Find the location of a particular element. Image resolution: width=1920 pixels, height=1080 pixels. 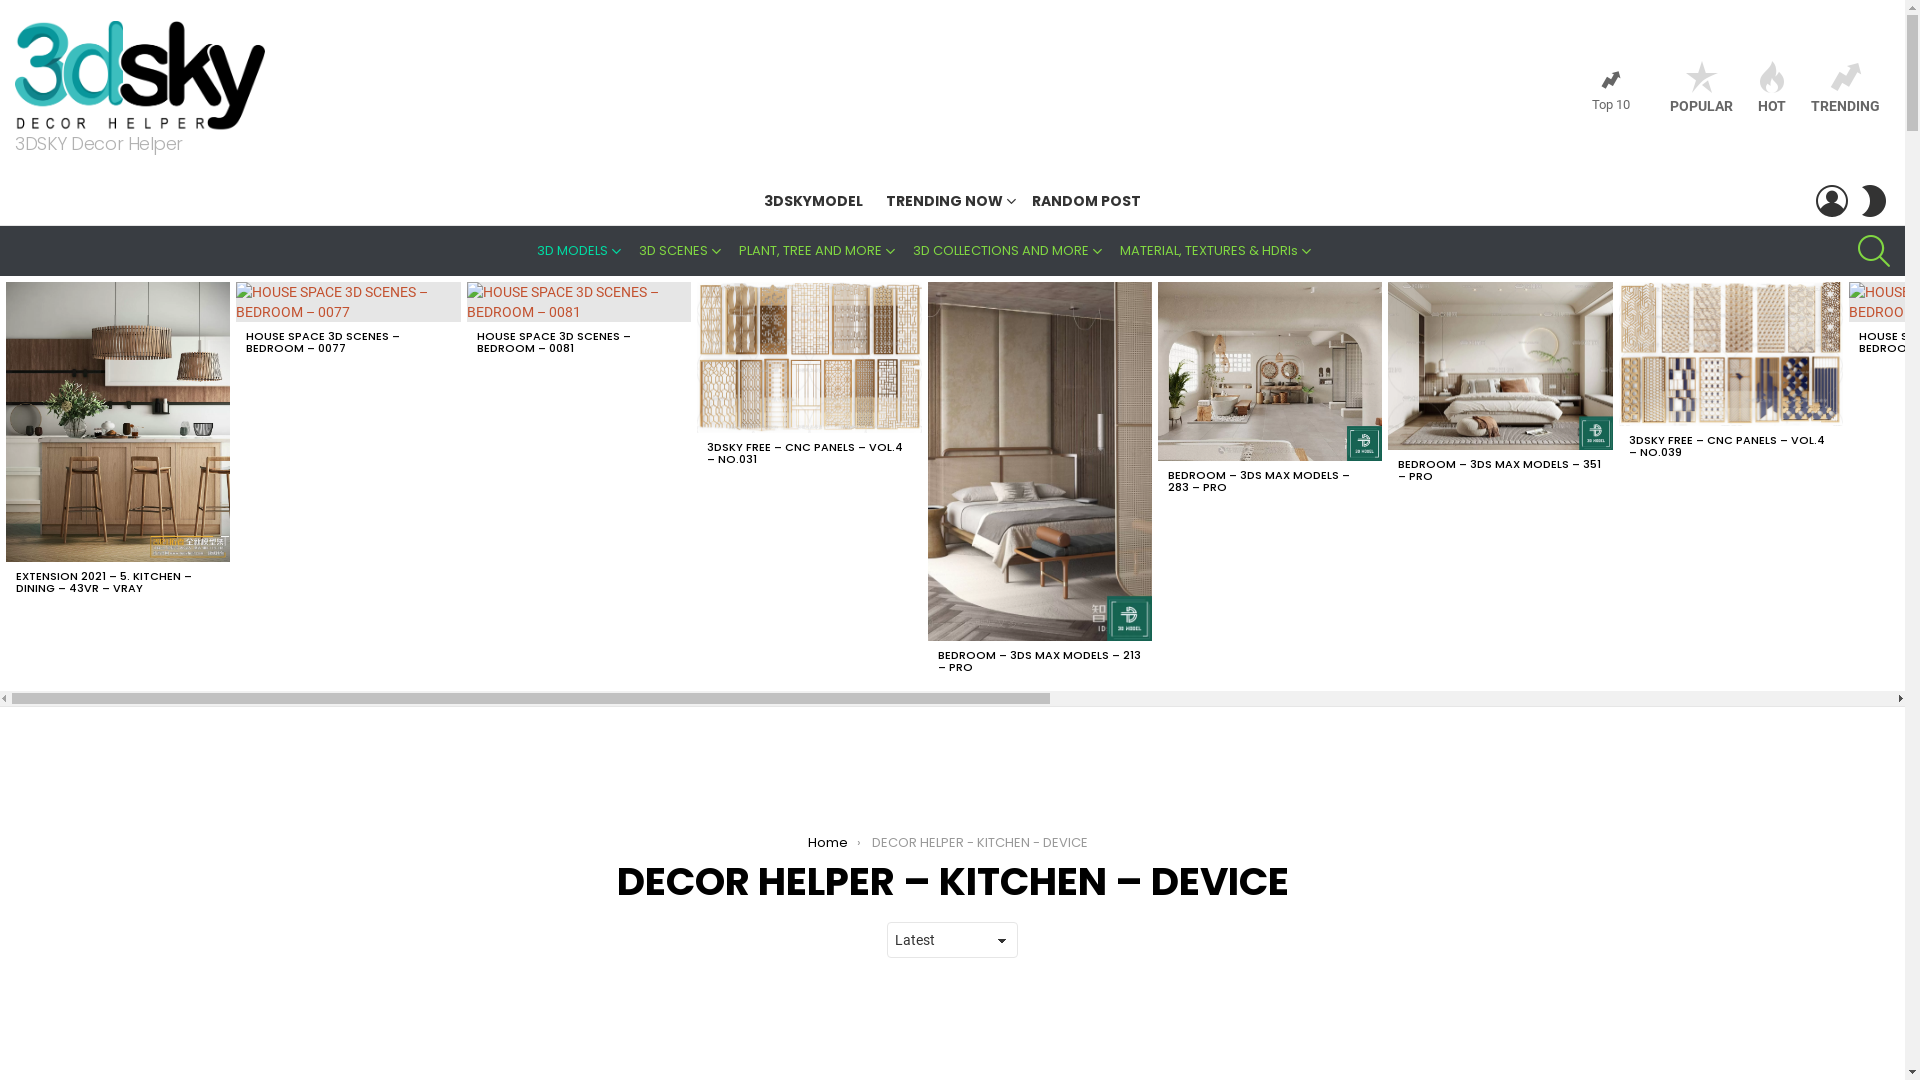

'SWITCH SKIN' is located at coordinates (1872, 200).